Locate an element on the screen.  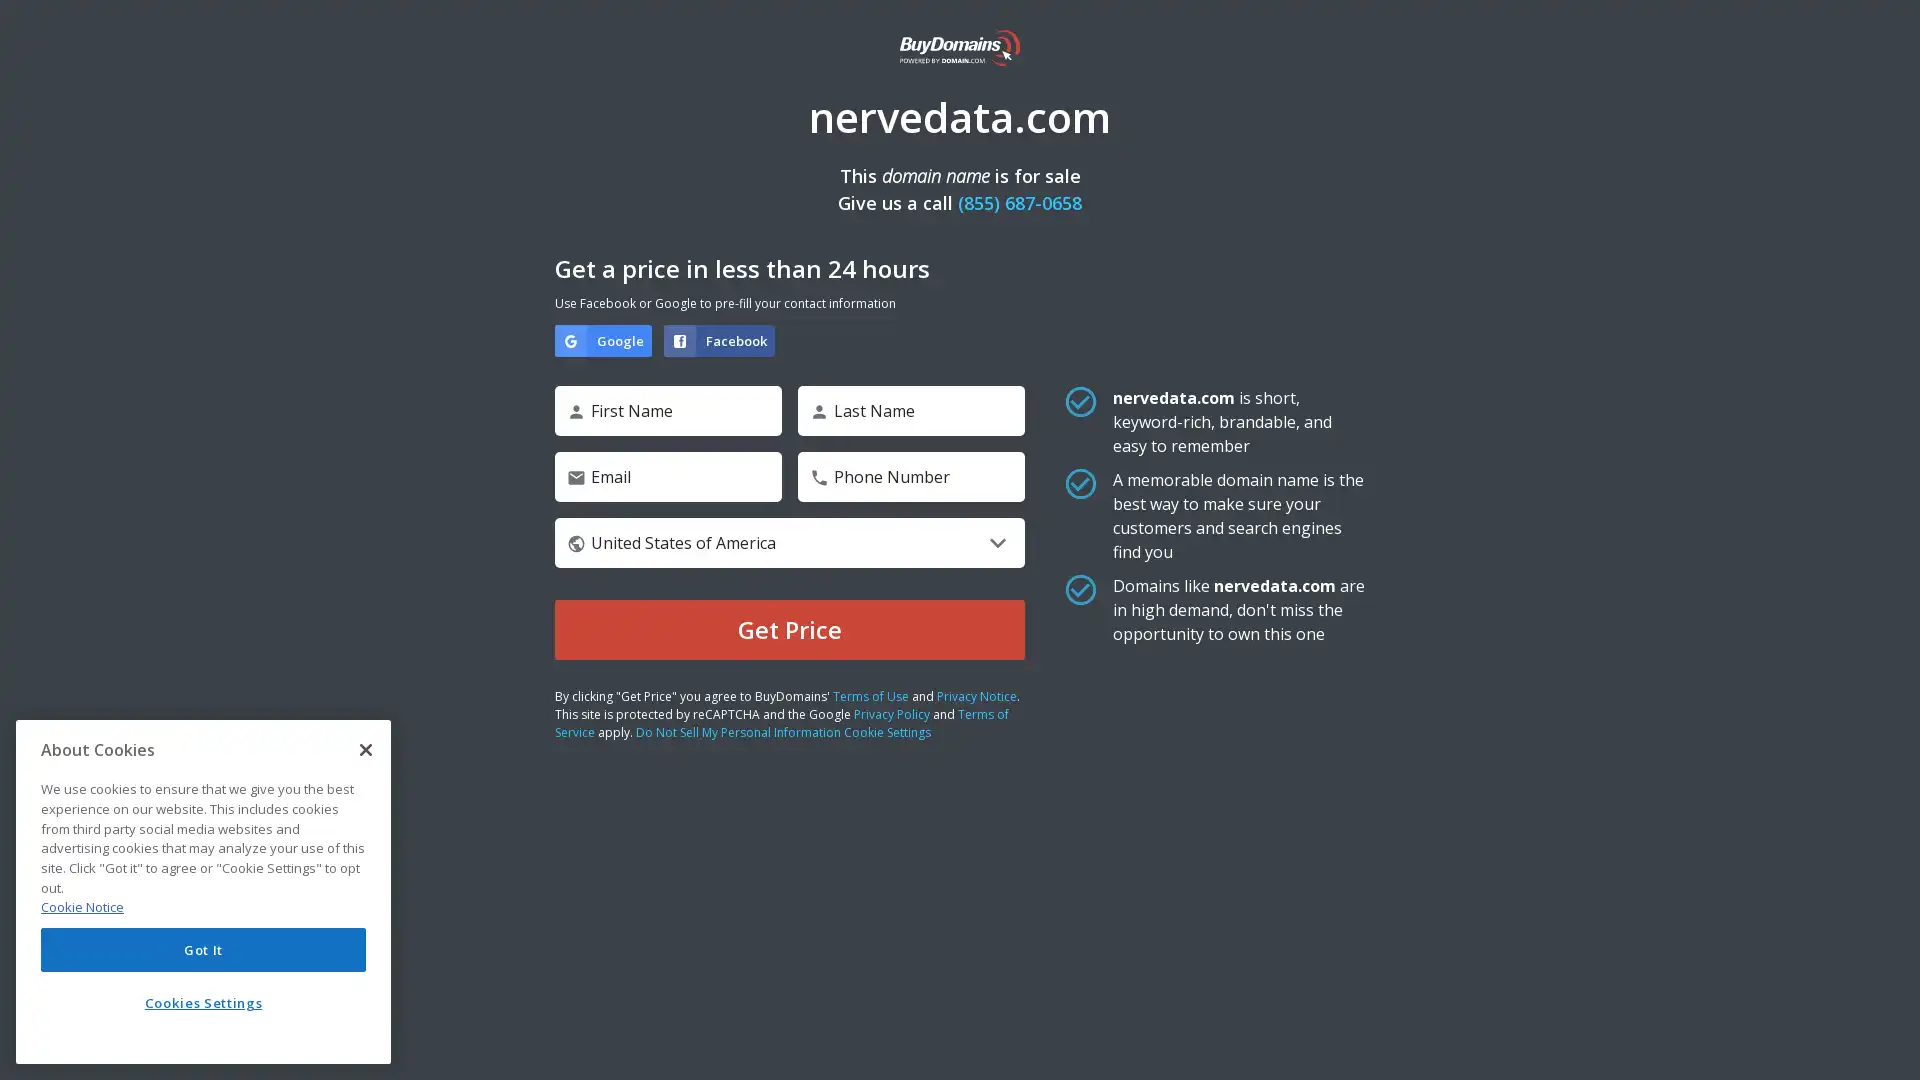
Facebook is located at coordinates (719, 339).